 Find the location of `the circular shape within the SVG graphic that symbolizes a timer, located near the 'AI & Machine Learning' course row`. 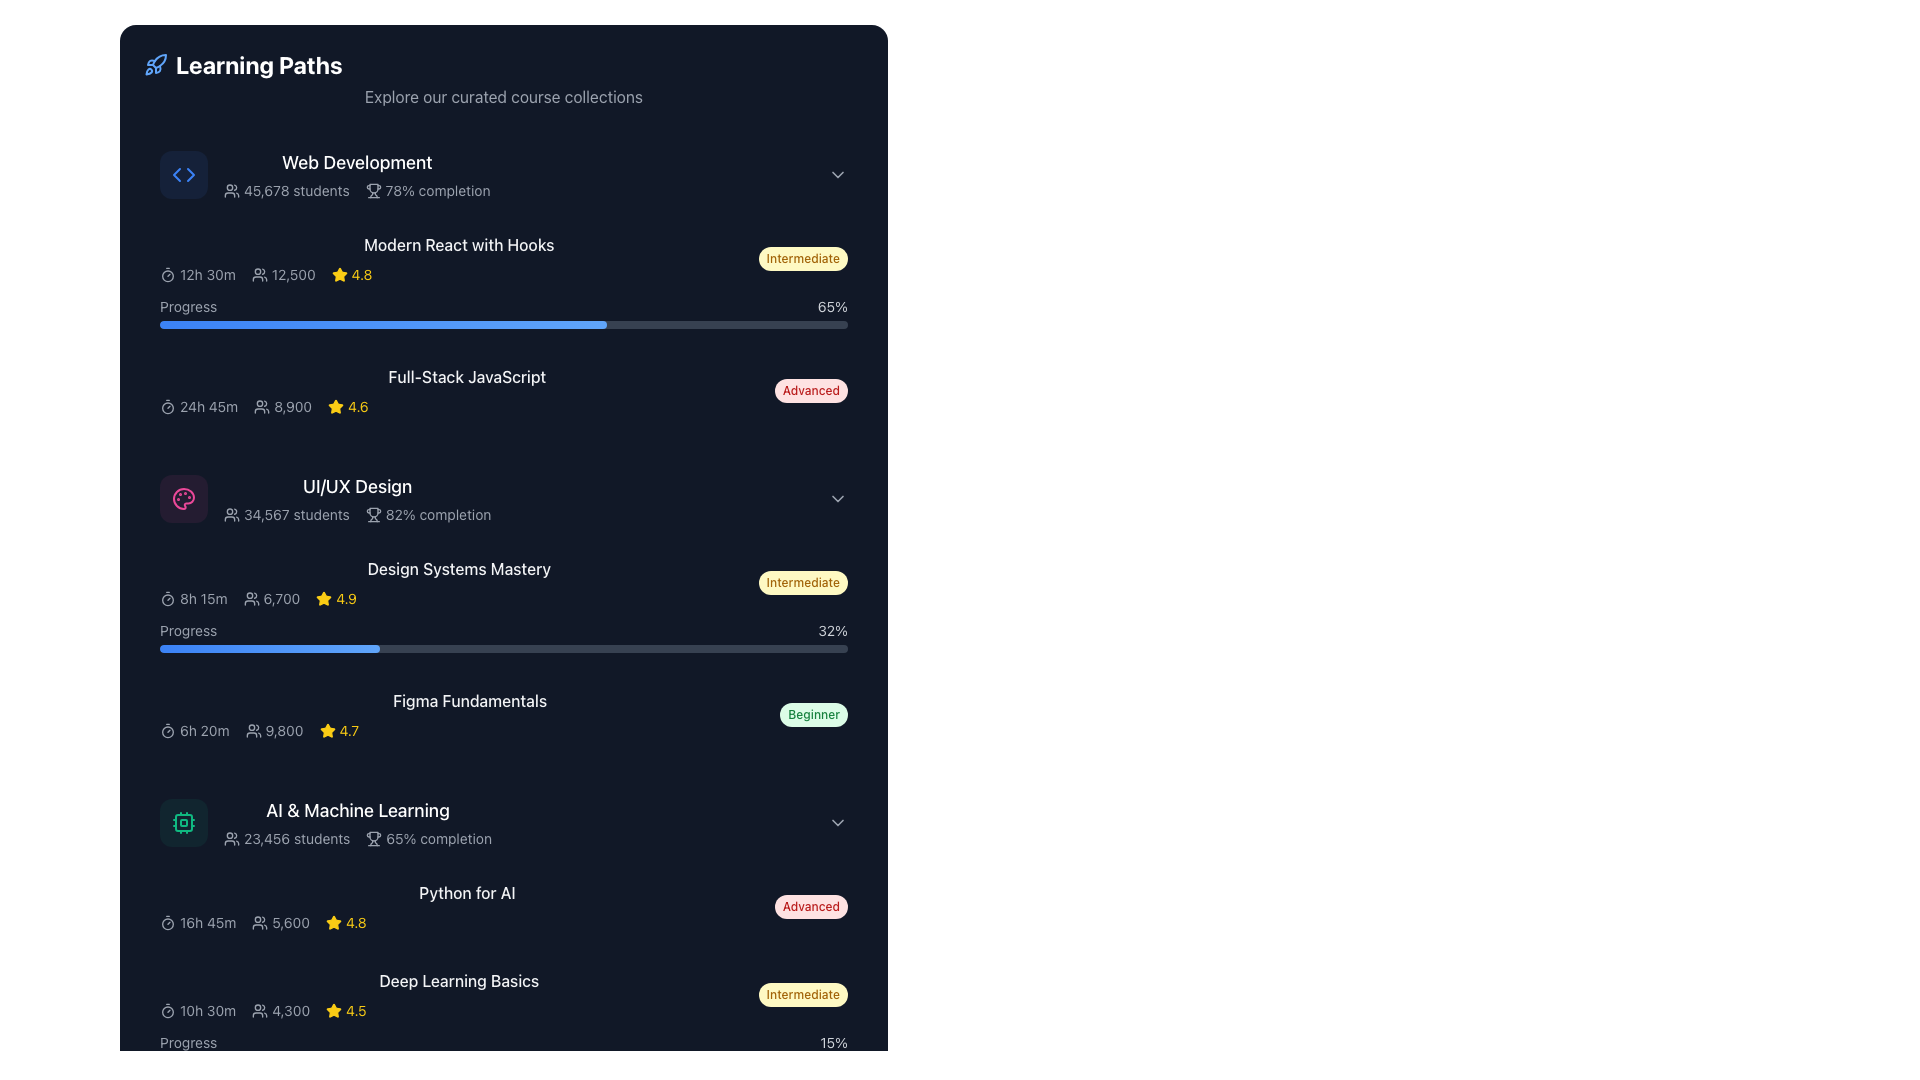

the circular shape within the SVG graphic that symbolizes a timer, located near the 'AI & Machine Learning' course row is located at coordinates (168, 924).